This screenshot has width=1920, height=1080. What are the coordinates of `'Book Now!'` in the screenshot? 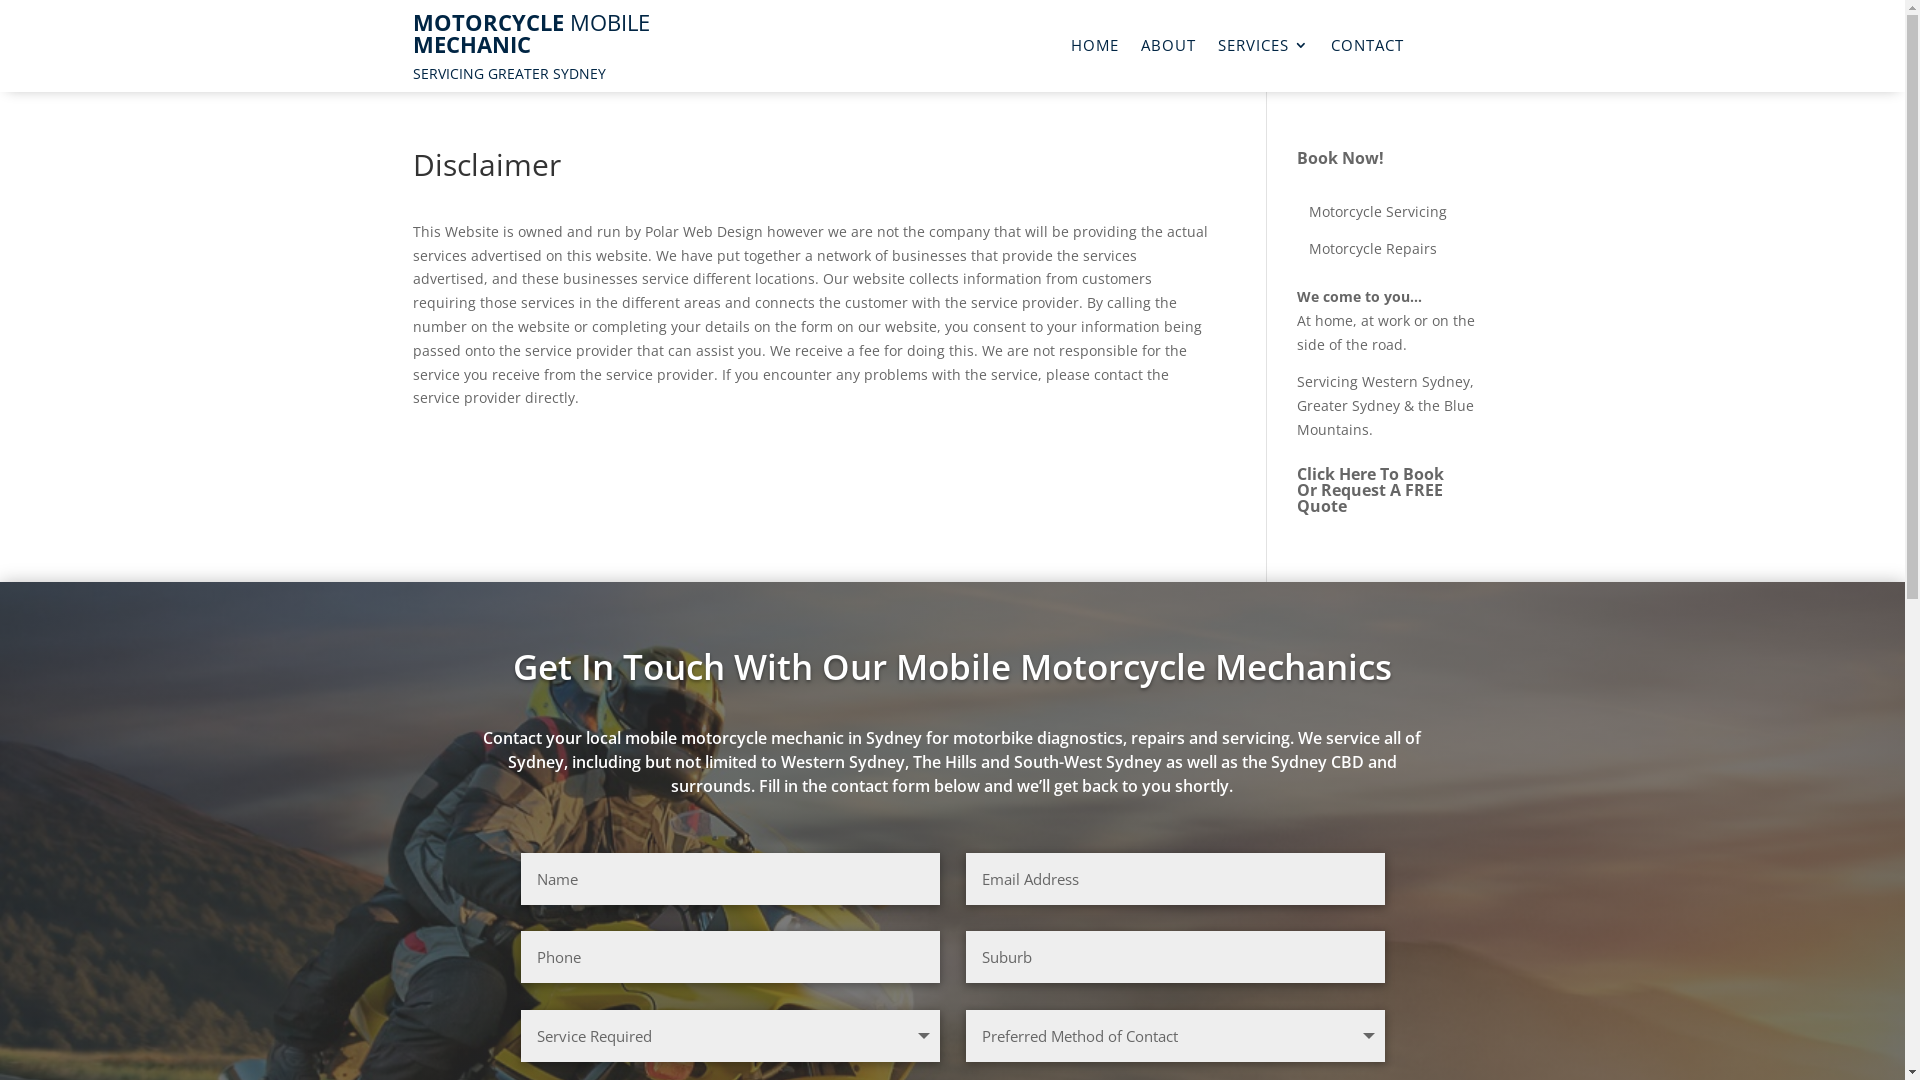 It's located at (1340, 157).